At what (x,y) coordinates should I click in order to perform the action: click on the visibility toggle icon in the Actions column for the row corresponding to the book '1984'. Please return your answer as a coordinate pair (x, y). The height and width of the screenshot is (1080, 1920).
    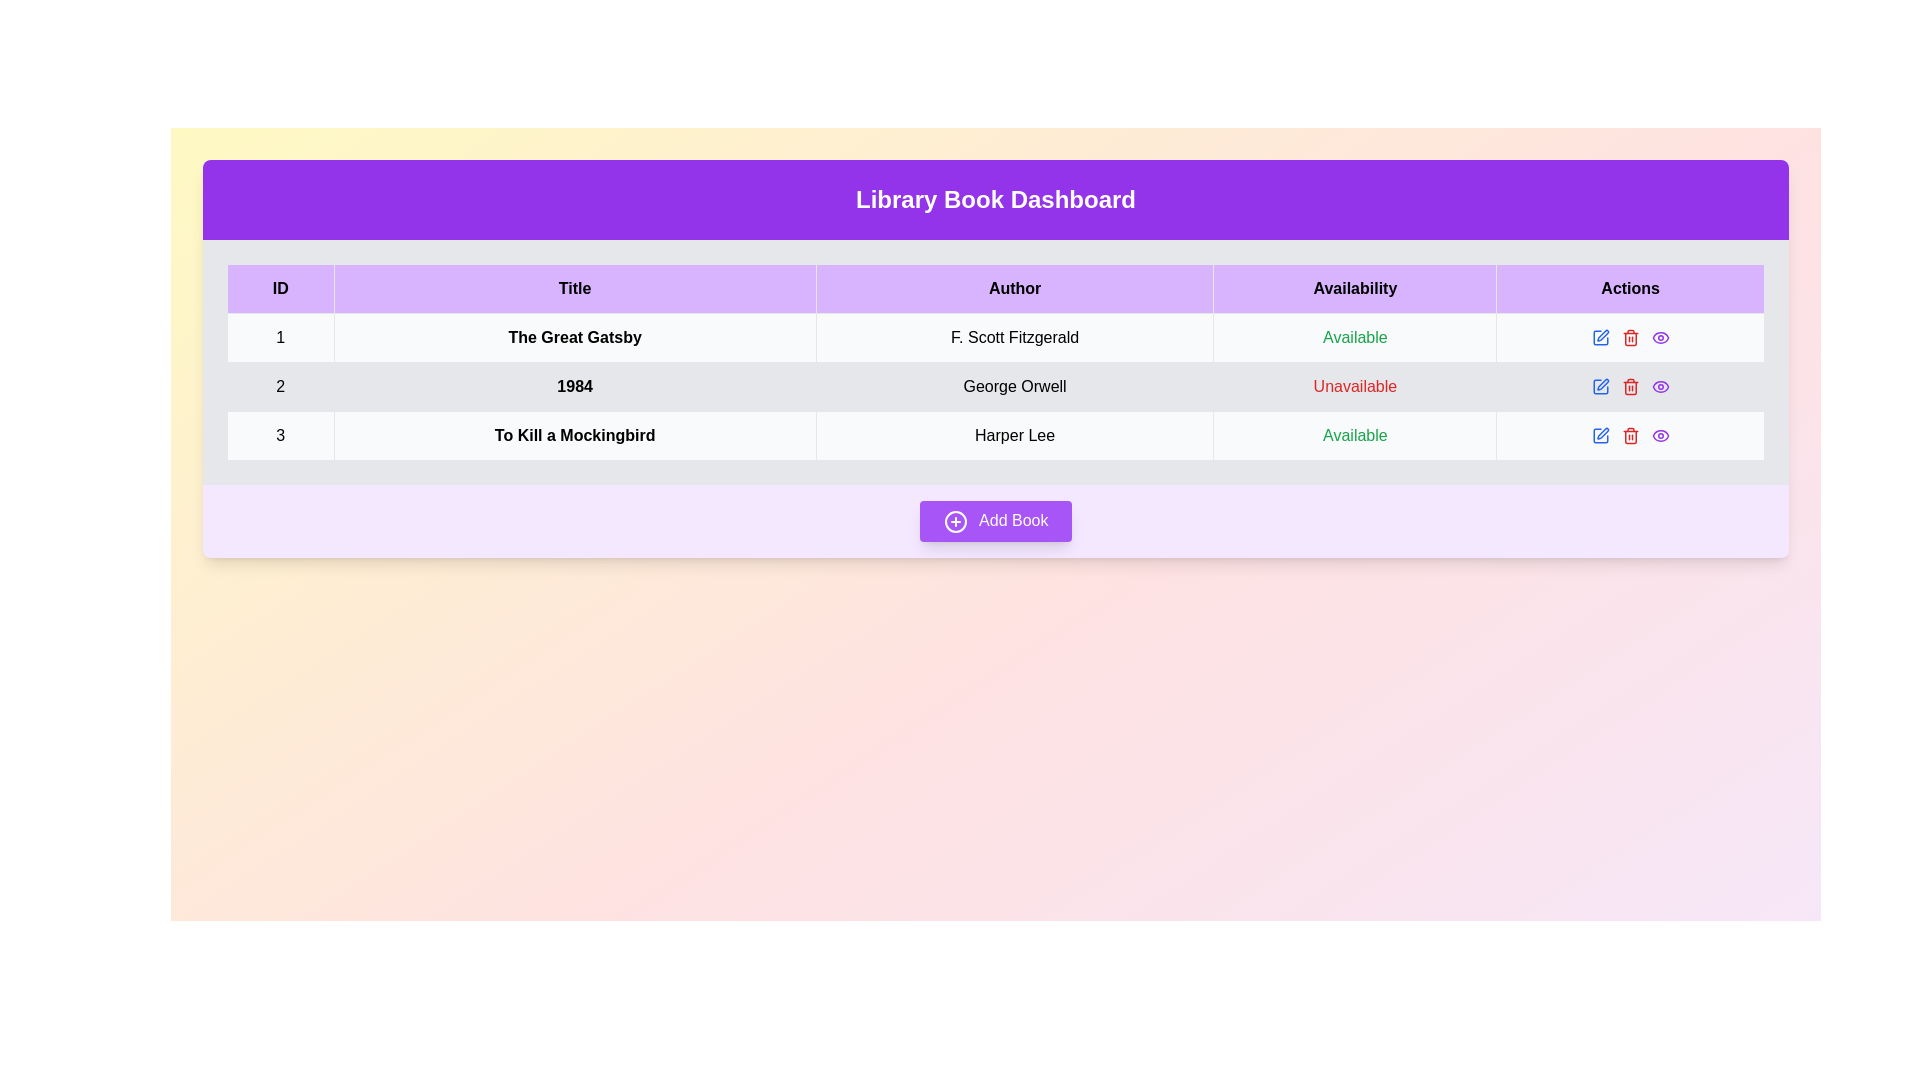
    Looking at the image, I should click on (1660, 386).